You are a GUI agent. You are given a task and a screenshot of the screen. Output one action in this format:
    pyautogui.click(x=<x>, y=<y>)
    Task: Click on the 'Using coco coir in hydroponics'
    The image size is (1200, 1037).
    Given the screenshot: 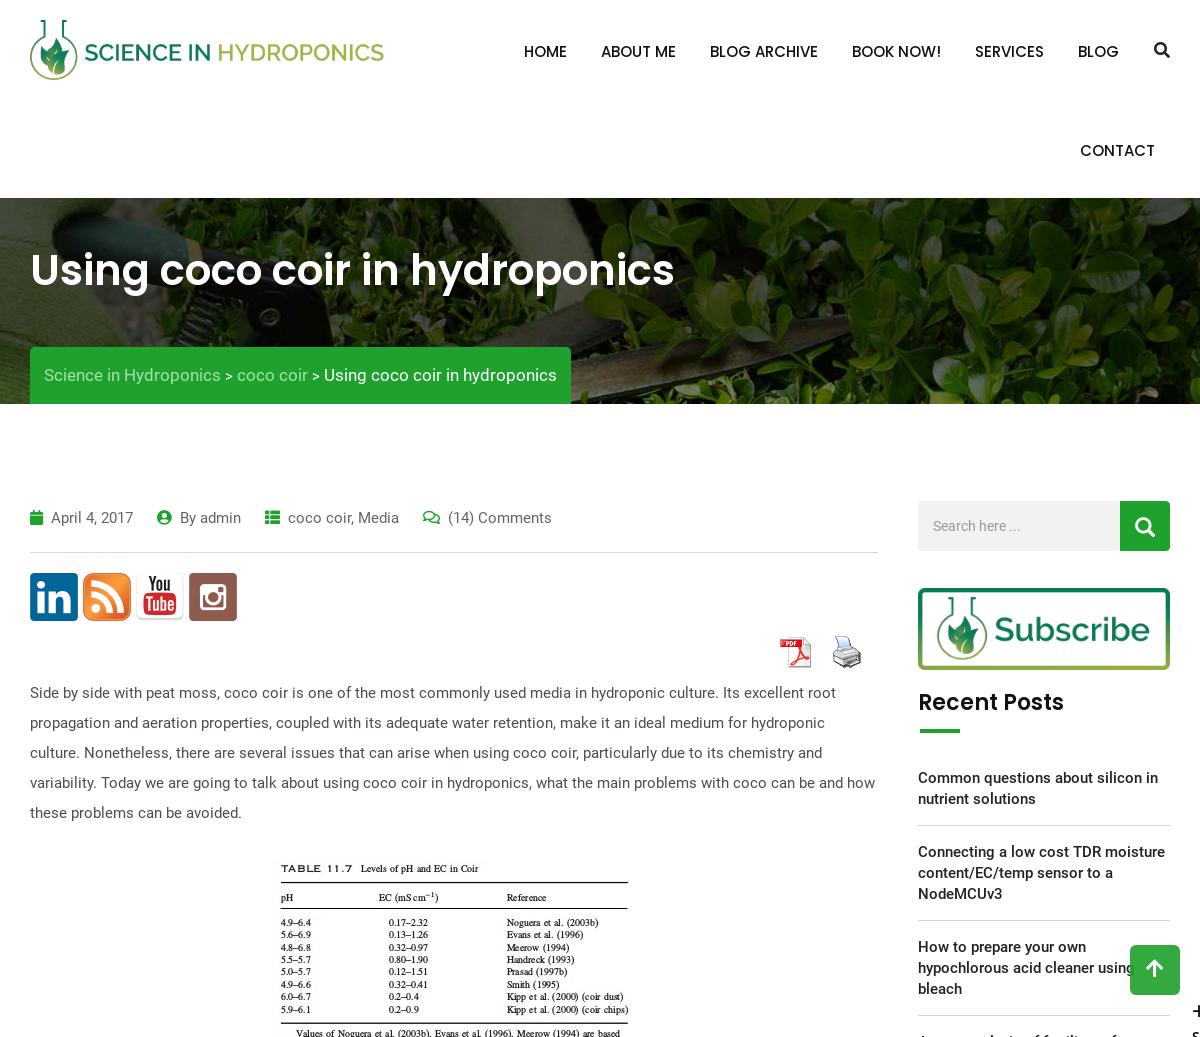 What is the action you would take?
    pyautogui.click(x=30, y=269)
    